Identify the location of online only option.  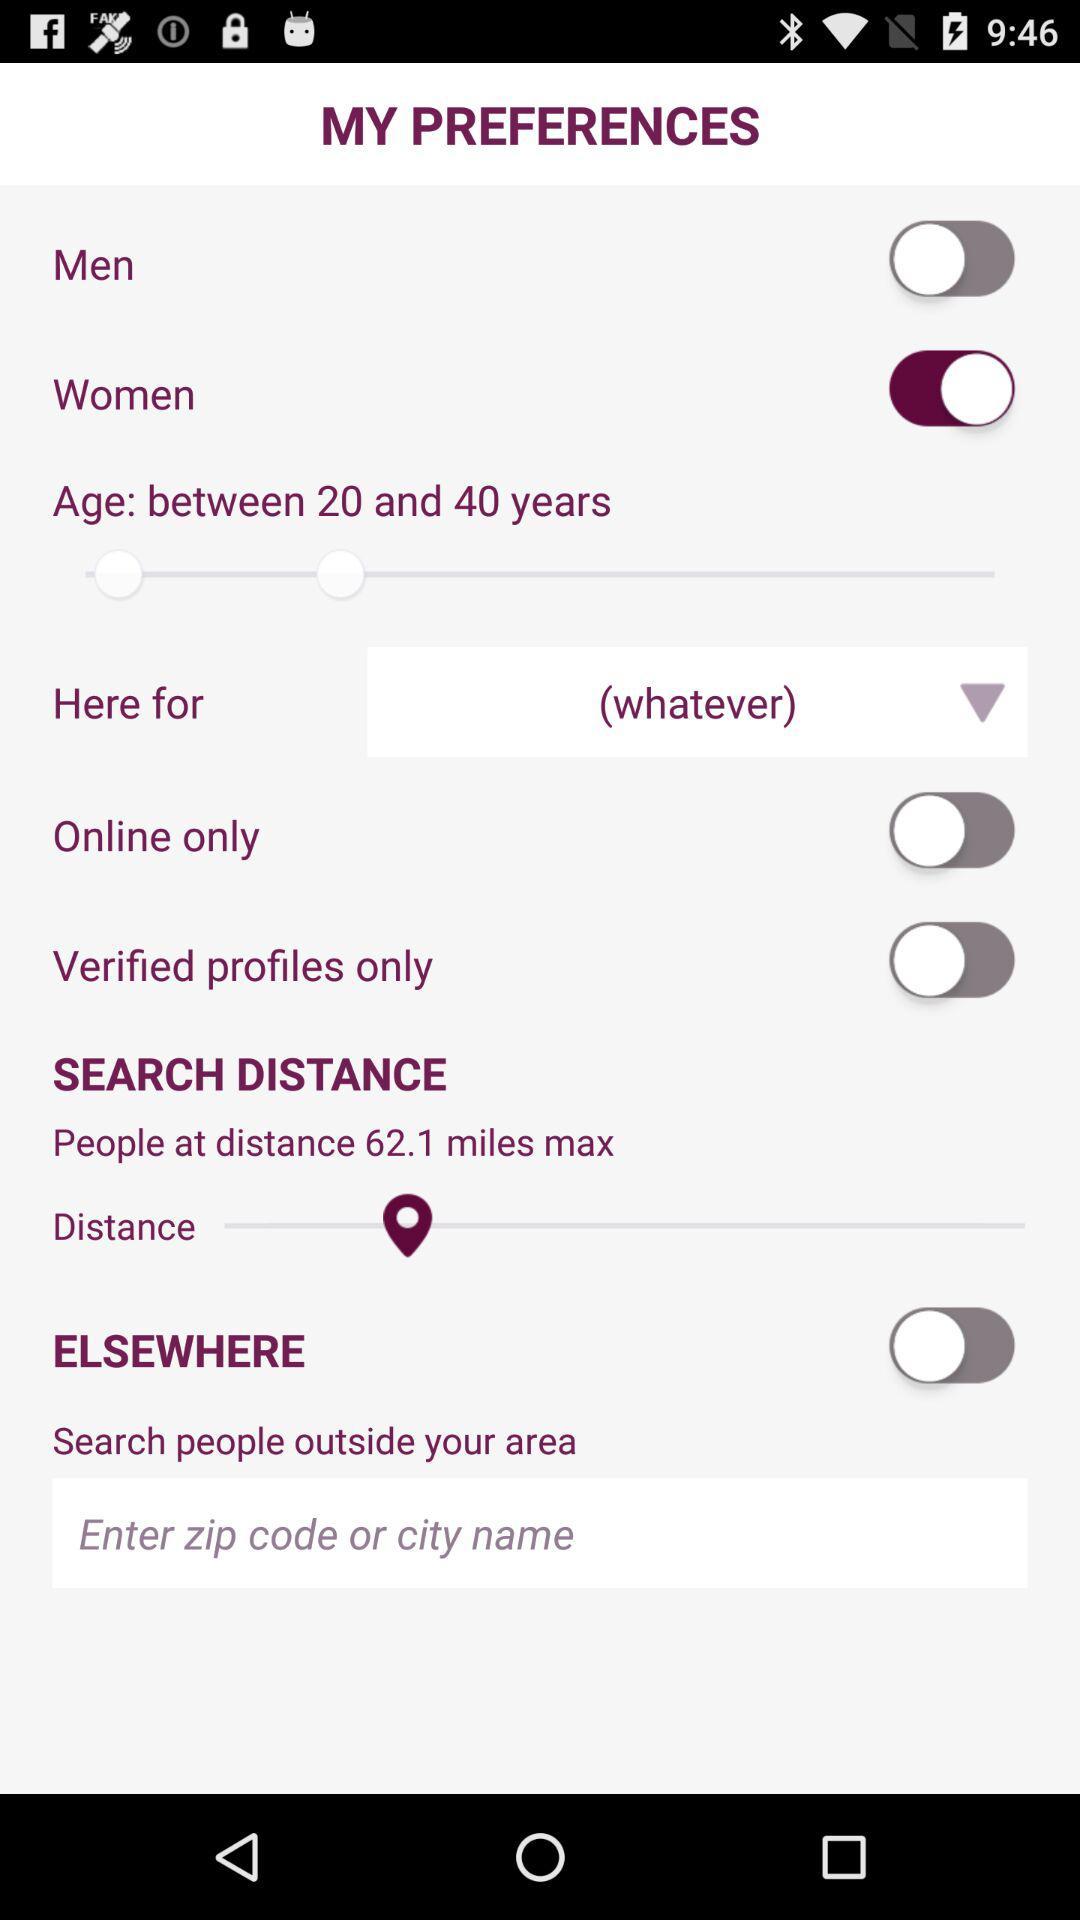
(952, 834).